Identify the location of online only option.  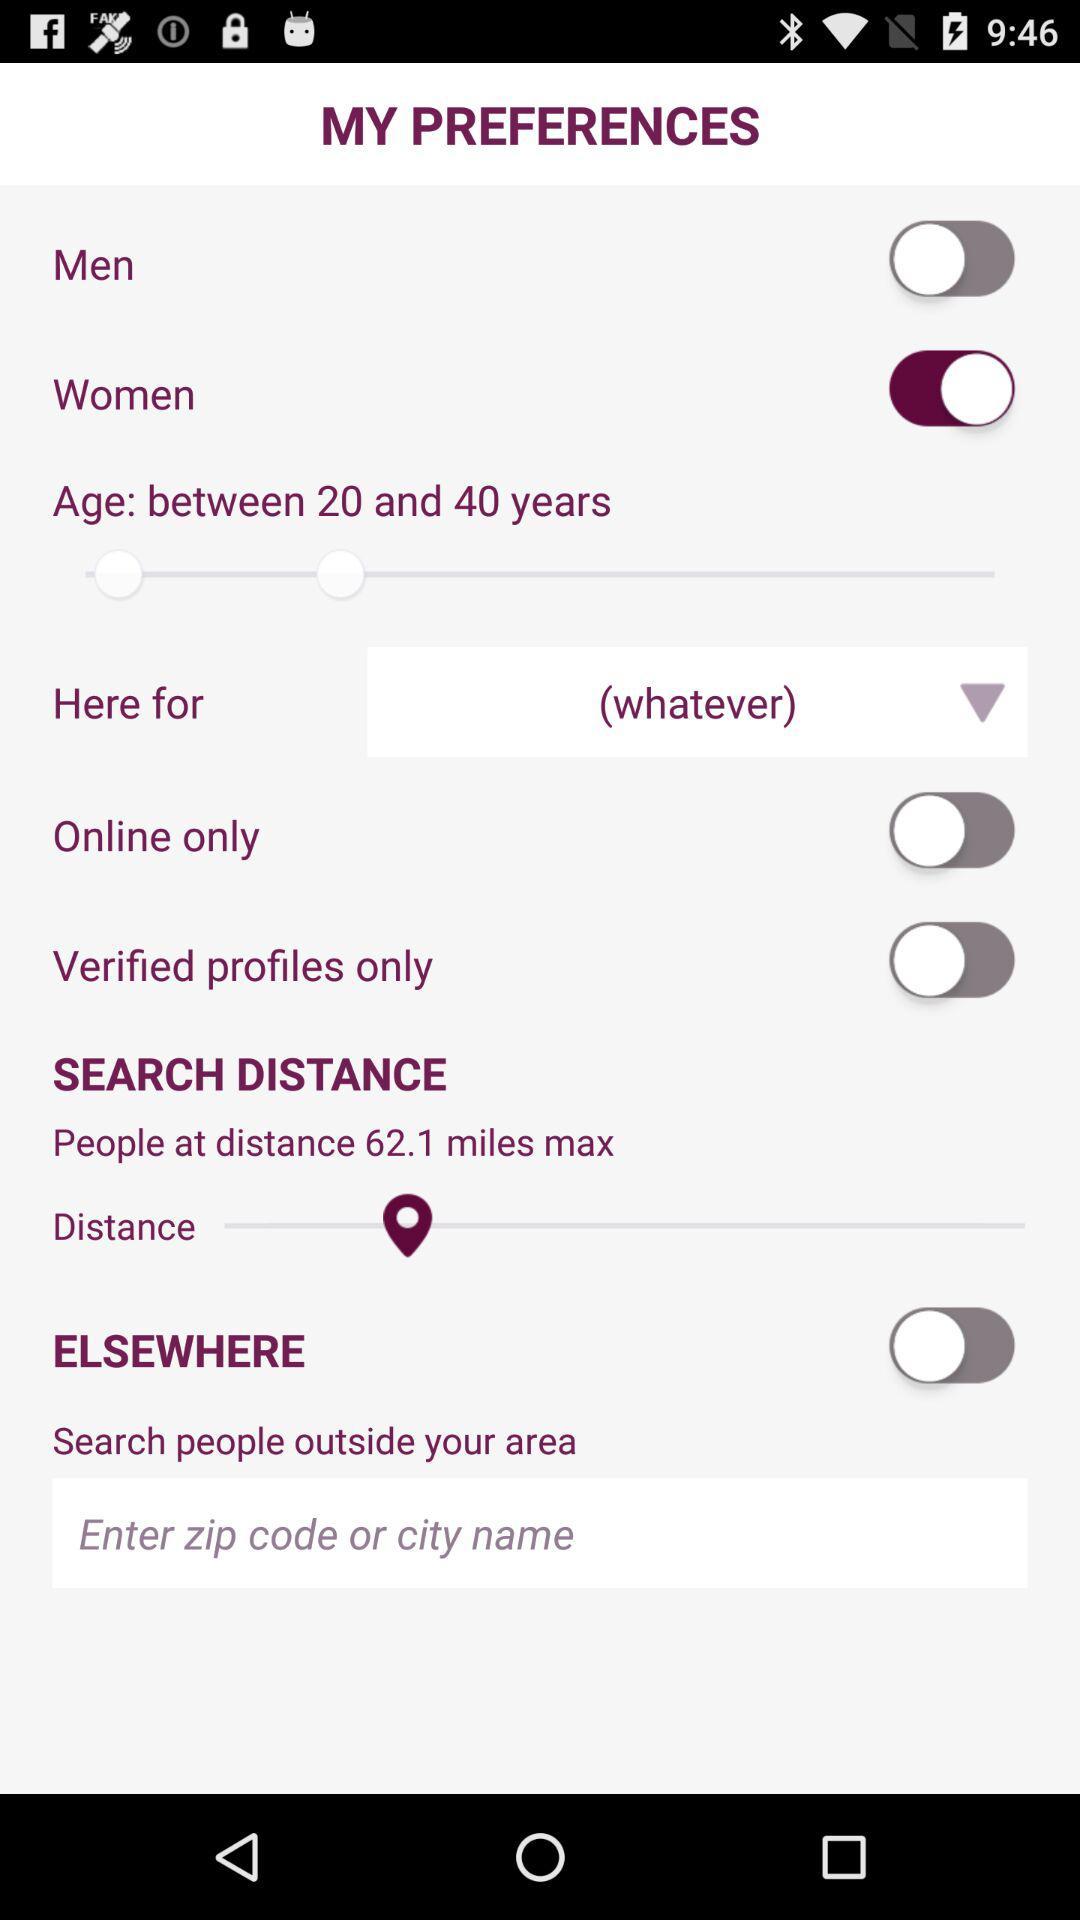
(952, 834).